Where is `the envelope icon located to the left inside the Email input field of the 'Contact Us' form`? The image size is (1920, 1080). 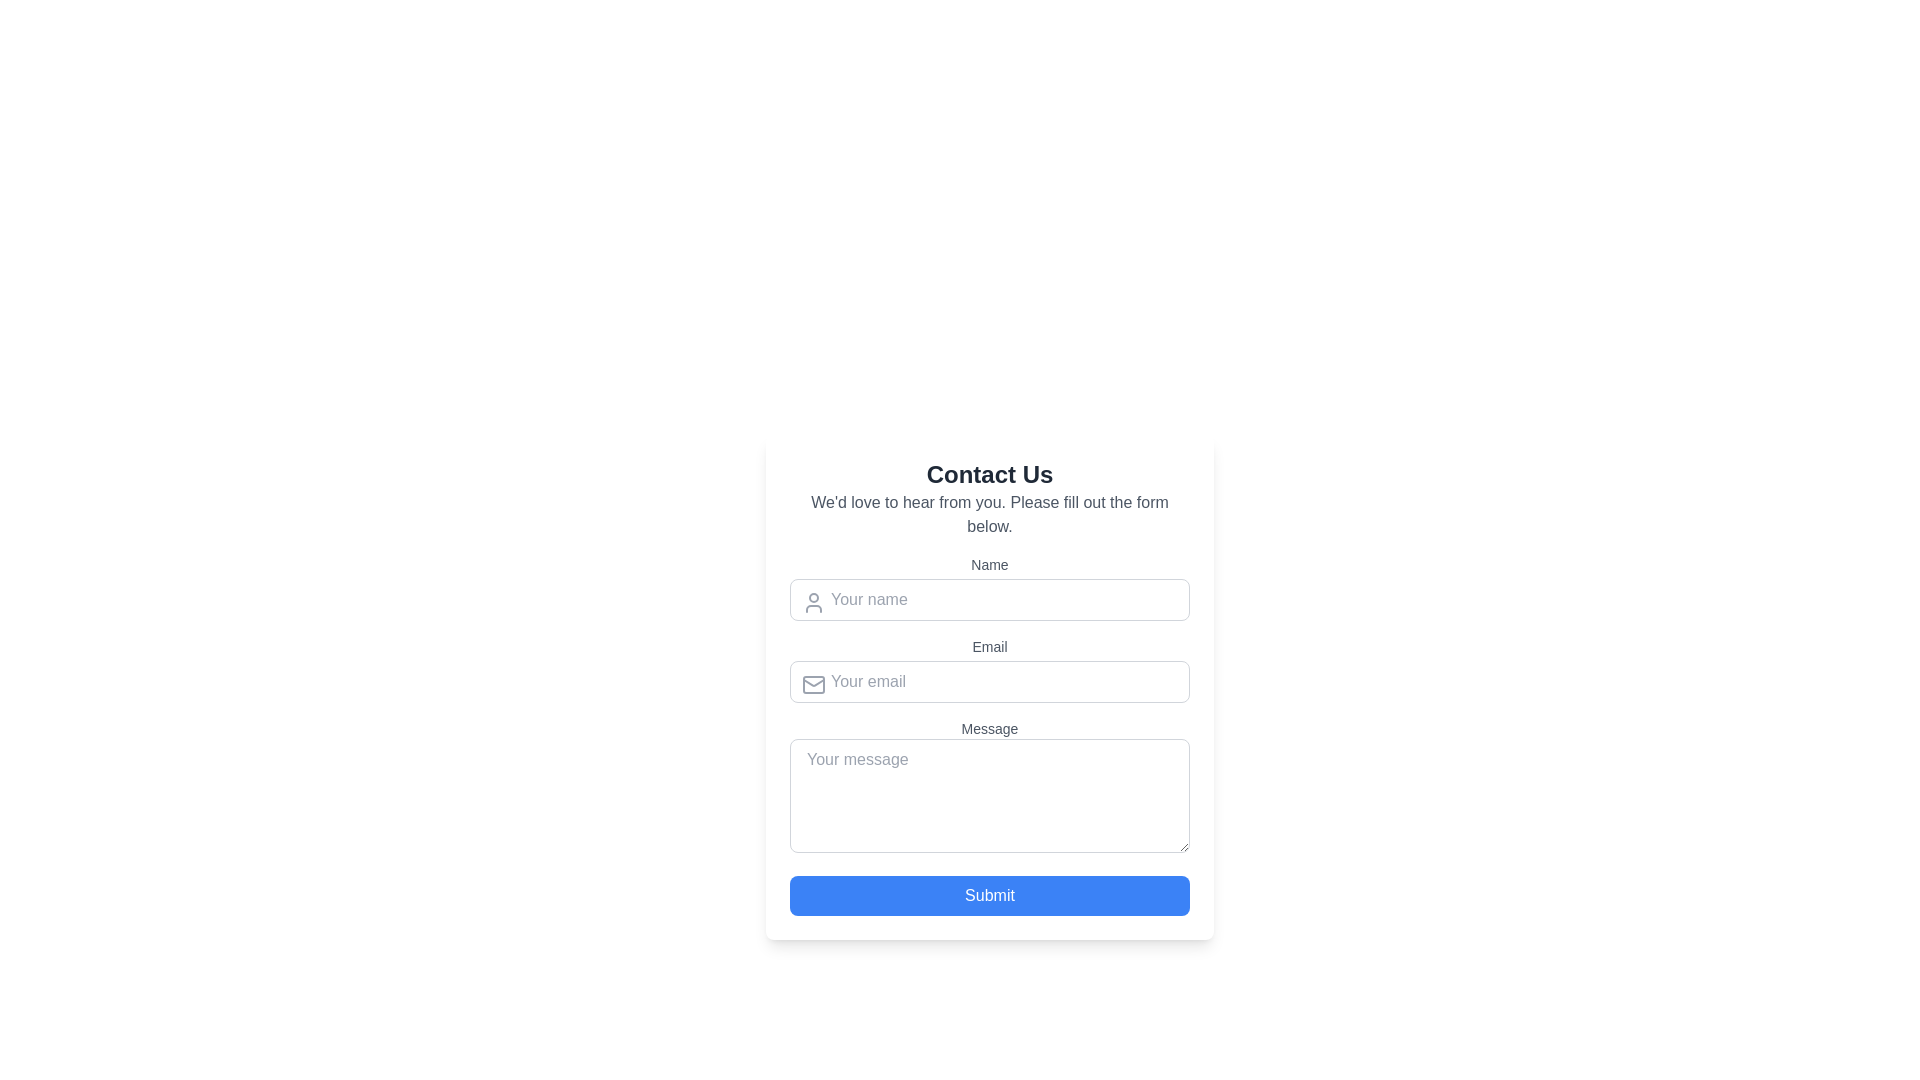
the envelope icon located to the left inside the Email input field of the 'Contact Us' form is located at coordinates (814, 684).